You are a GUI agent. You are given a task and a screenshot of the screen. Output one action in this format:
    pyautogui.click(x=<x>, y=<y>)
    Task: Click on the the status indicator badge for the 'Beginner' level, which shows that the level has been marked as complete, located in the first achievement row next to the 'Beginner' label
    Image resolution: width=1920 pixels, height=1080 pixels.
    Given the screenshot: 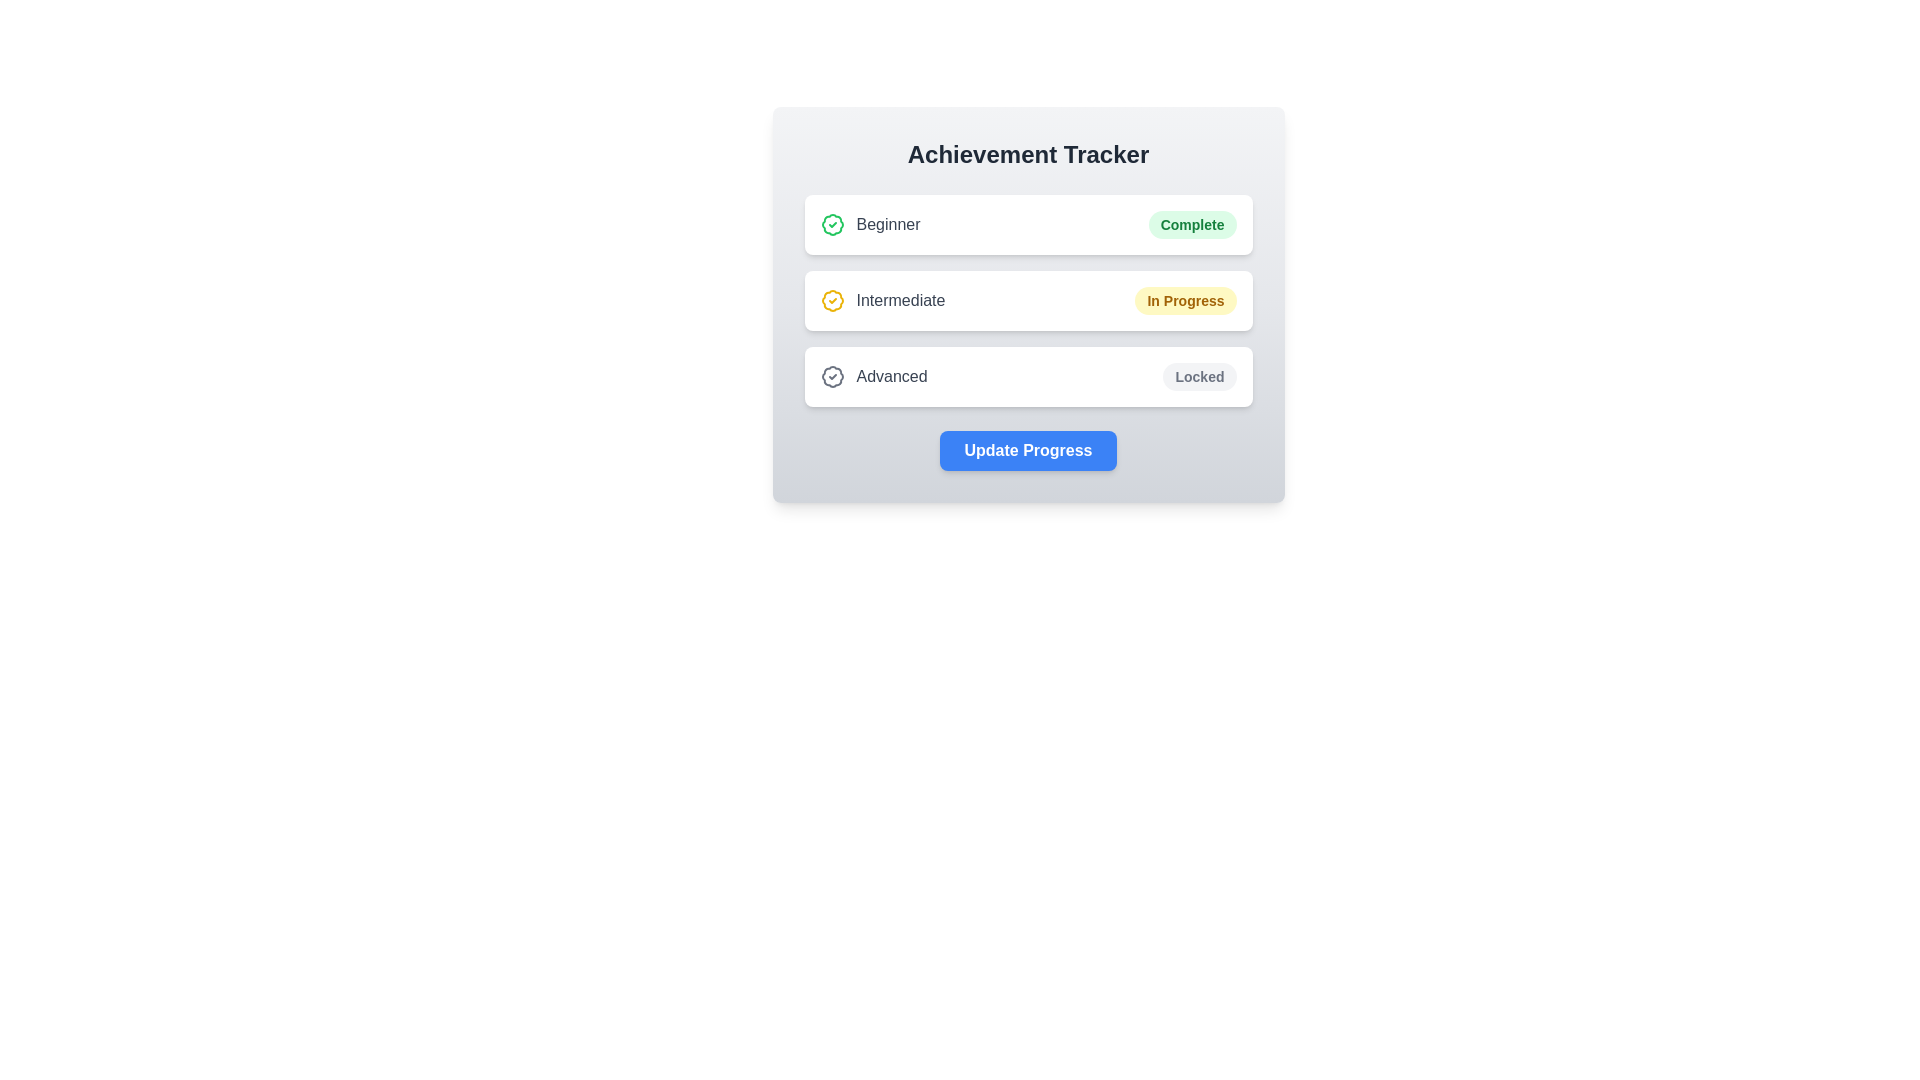 What is the action you would take?
    pyautogui.click(x=1192, y=224)
    